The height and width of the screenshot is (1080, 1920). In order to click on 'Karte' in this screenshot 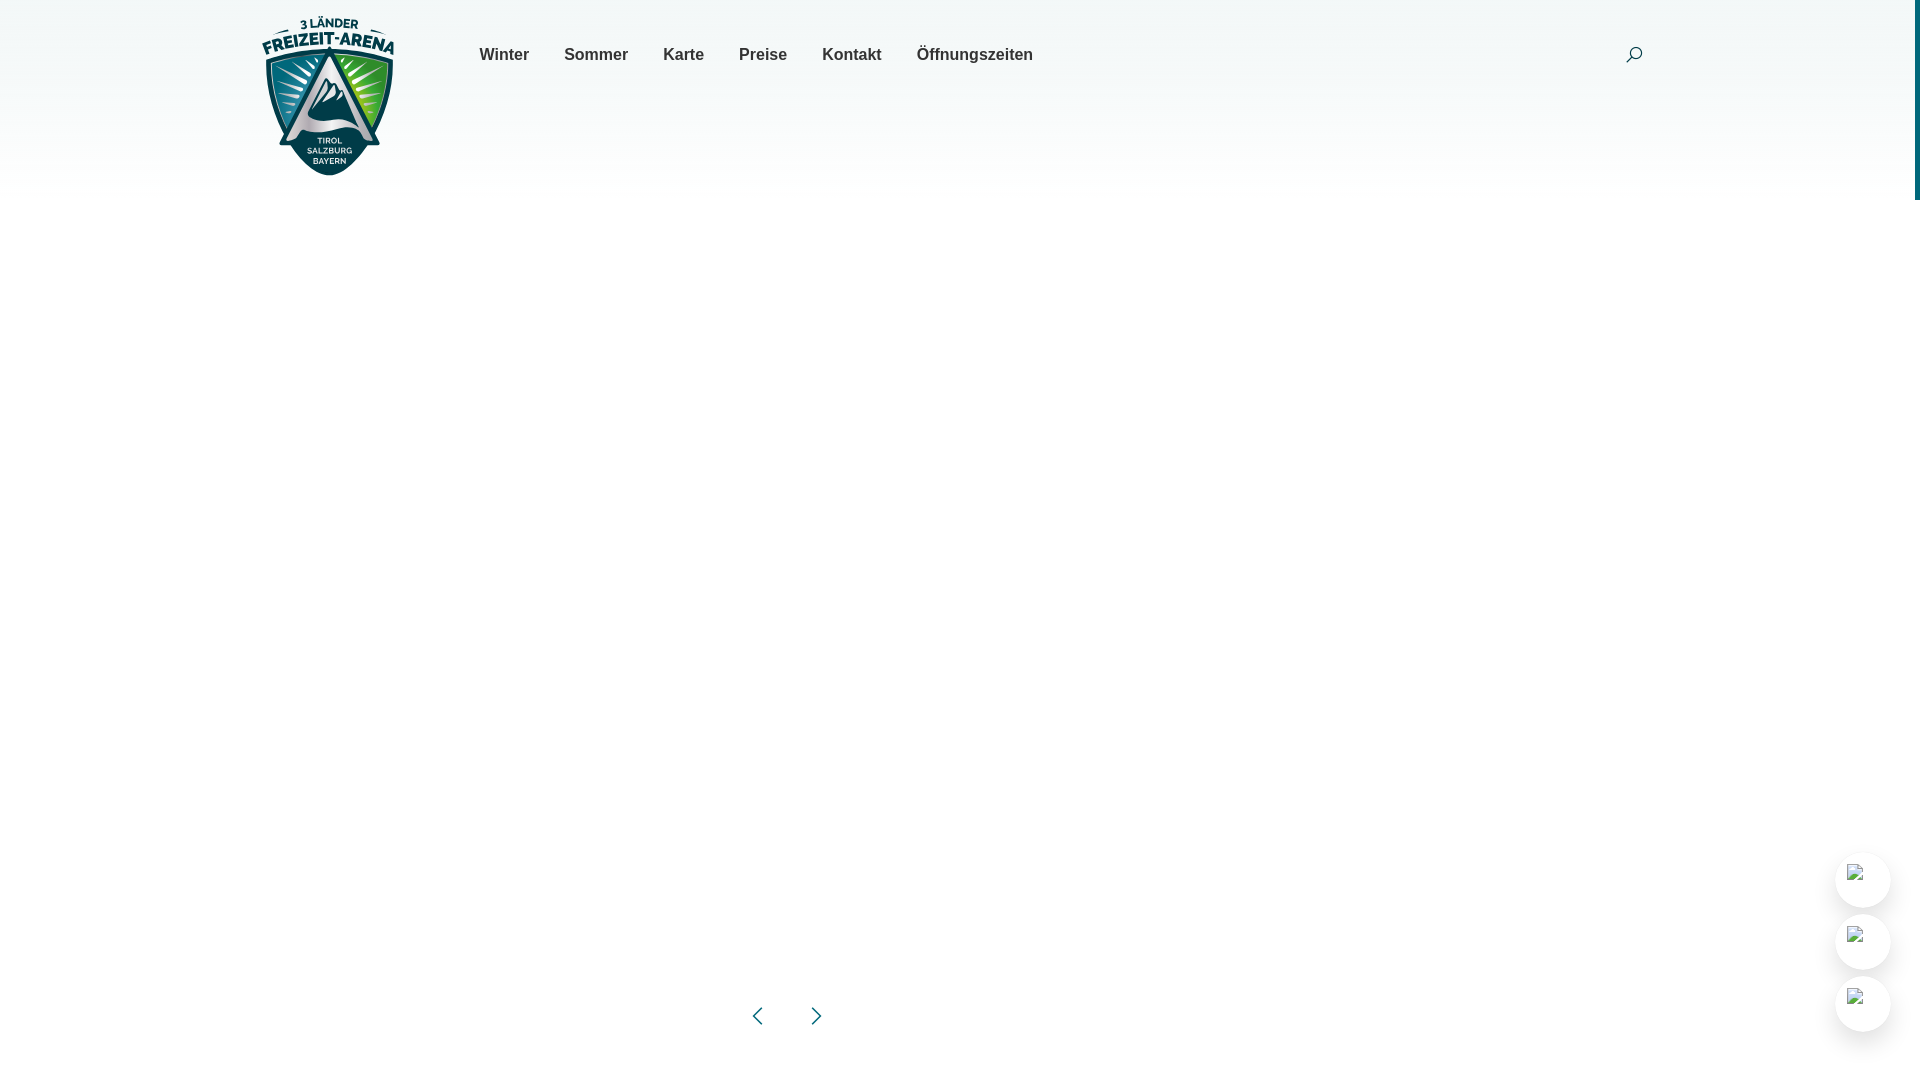, I will do `click(683, 53)`.